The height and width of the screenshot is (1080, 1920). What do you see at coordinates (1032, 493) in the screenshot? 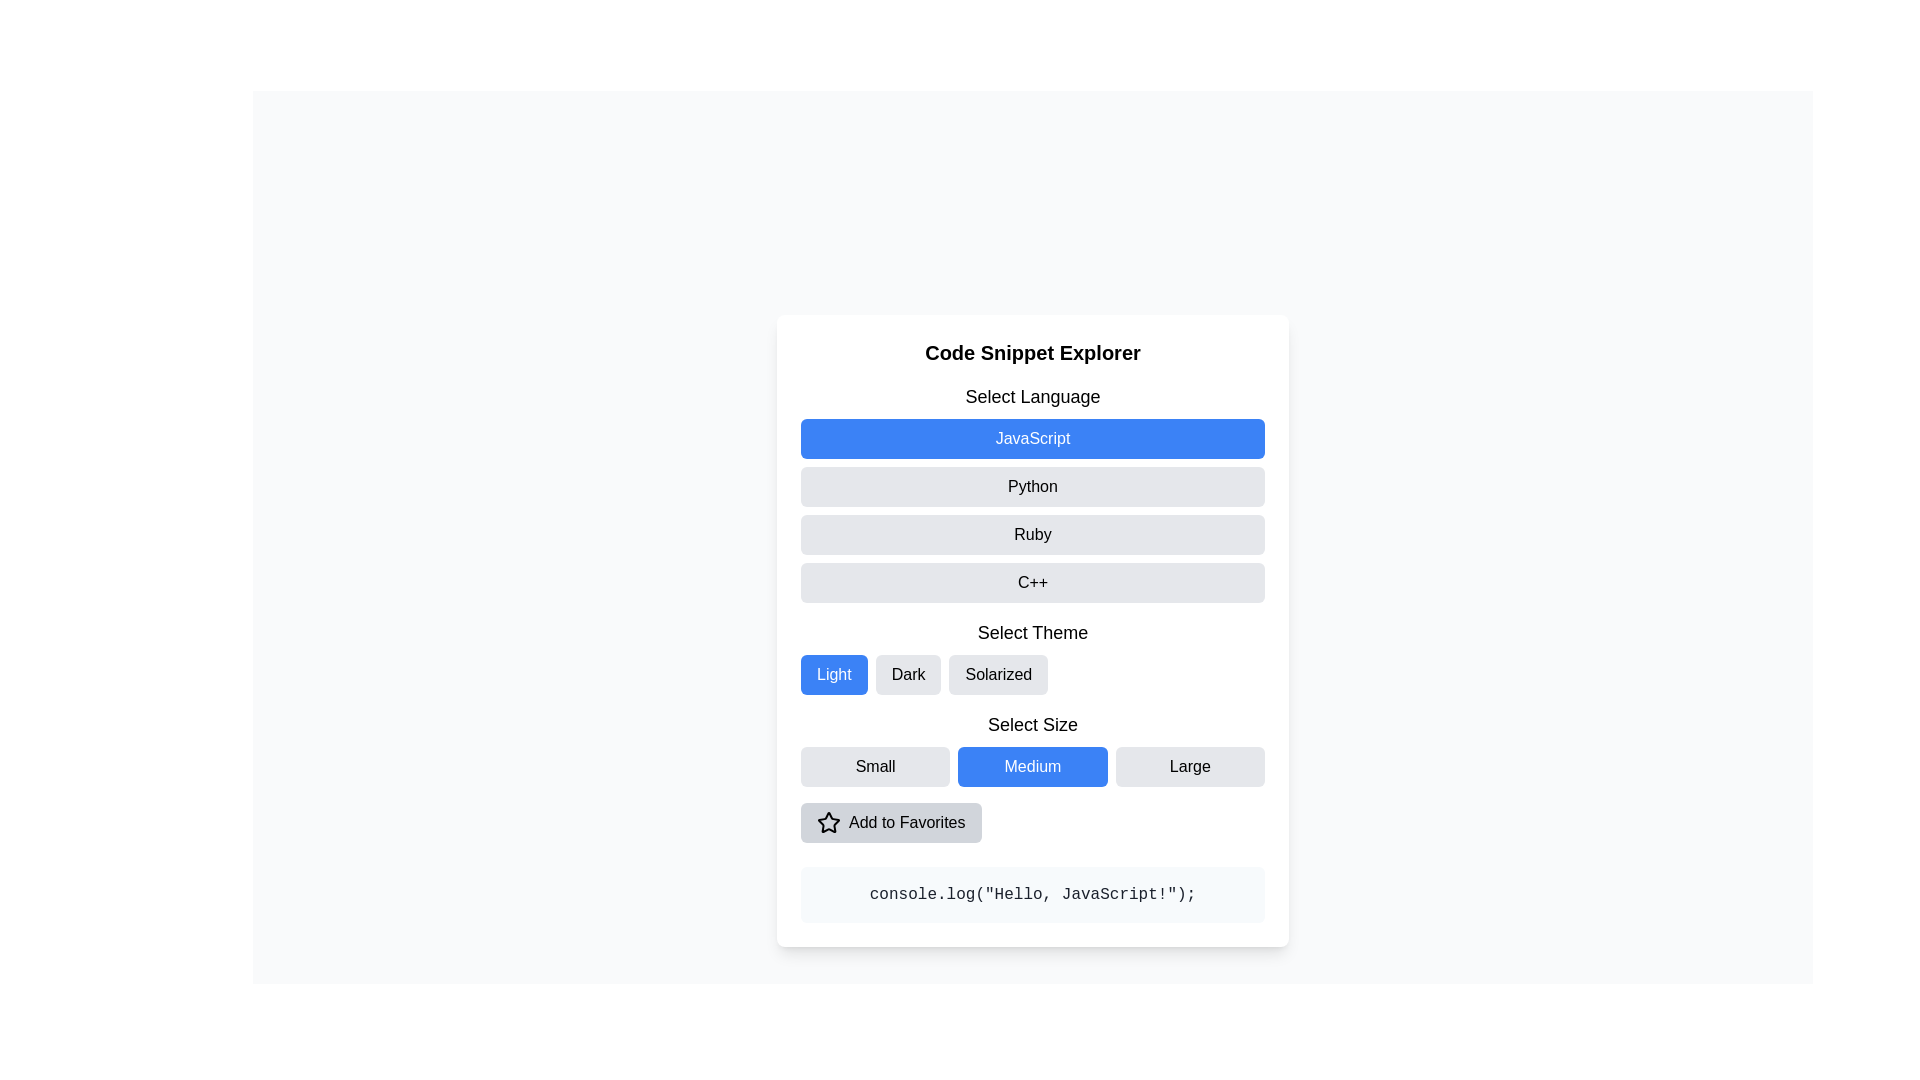
I see `the 'Python' button with a light gray background and rounded corners, located under the 'Select Language' header in the 'Code Snippet Explorer'` at bounding box center [1032, 493].